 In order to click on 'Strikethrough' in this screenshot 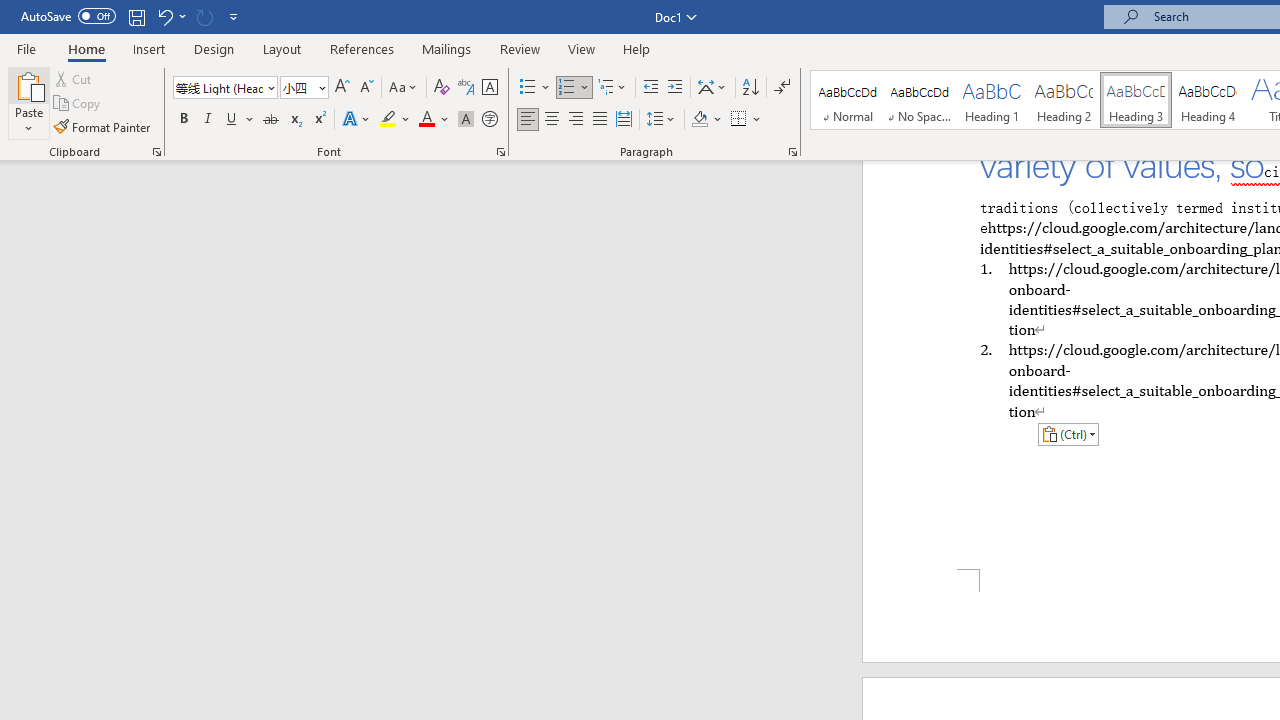, I will do `click(269, 119)`.